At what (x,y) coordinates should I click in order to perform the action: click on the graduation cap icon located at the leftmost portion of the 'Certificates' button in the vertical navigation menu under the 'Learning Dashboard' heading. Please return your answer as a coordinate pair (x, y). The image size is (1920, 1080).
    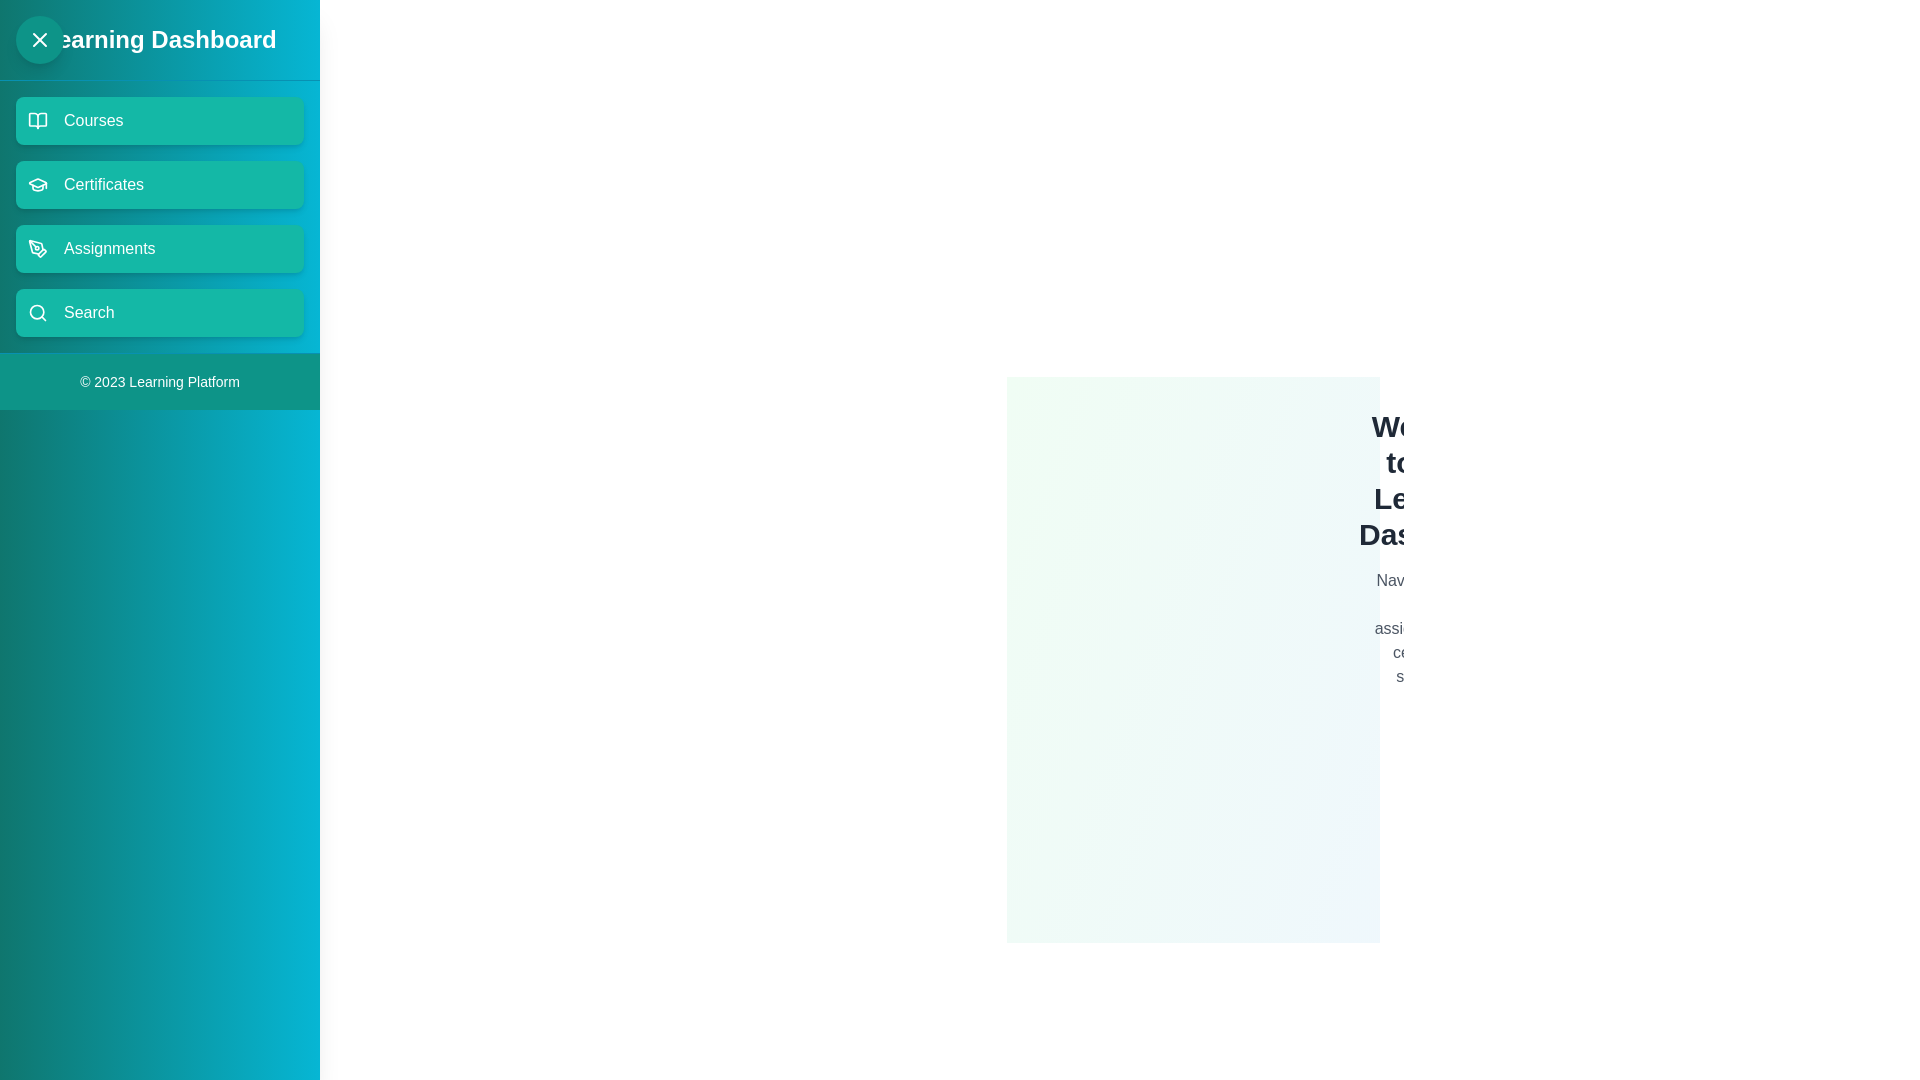
    Looking at the image, I should click on (38, 185).